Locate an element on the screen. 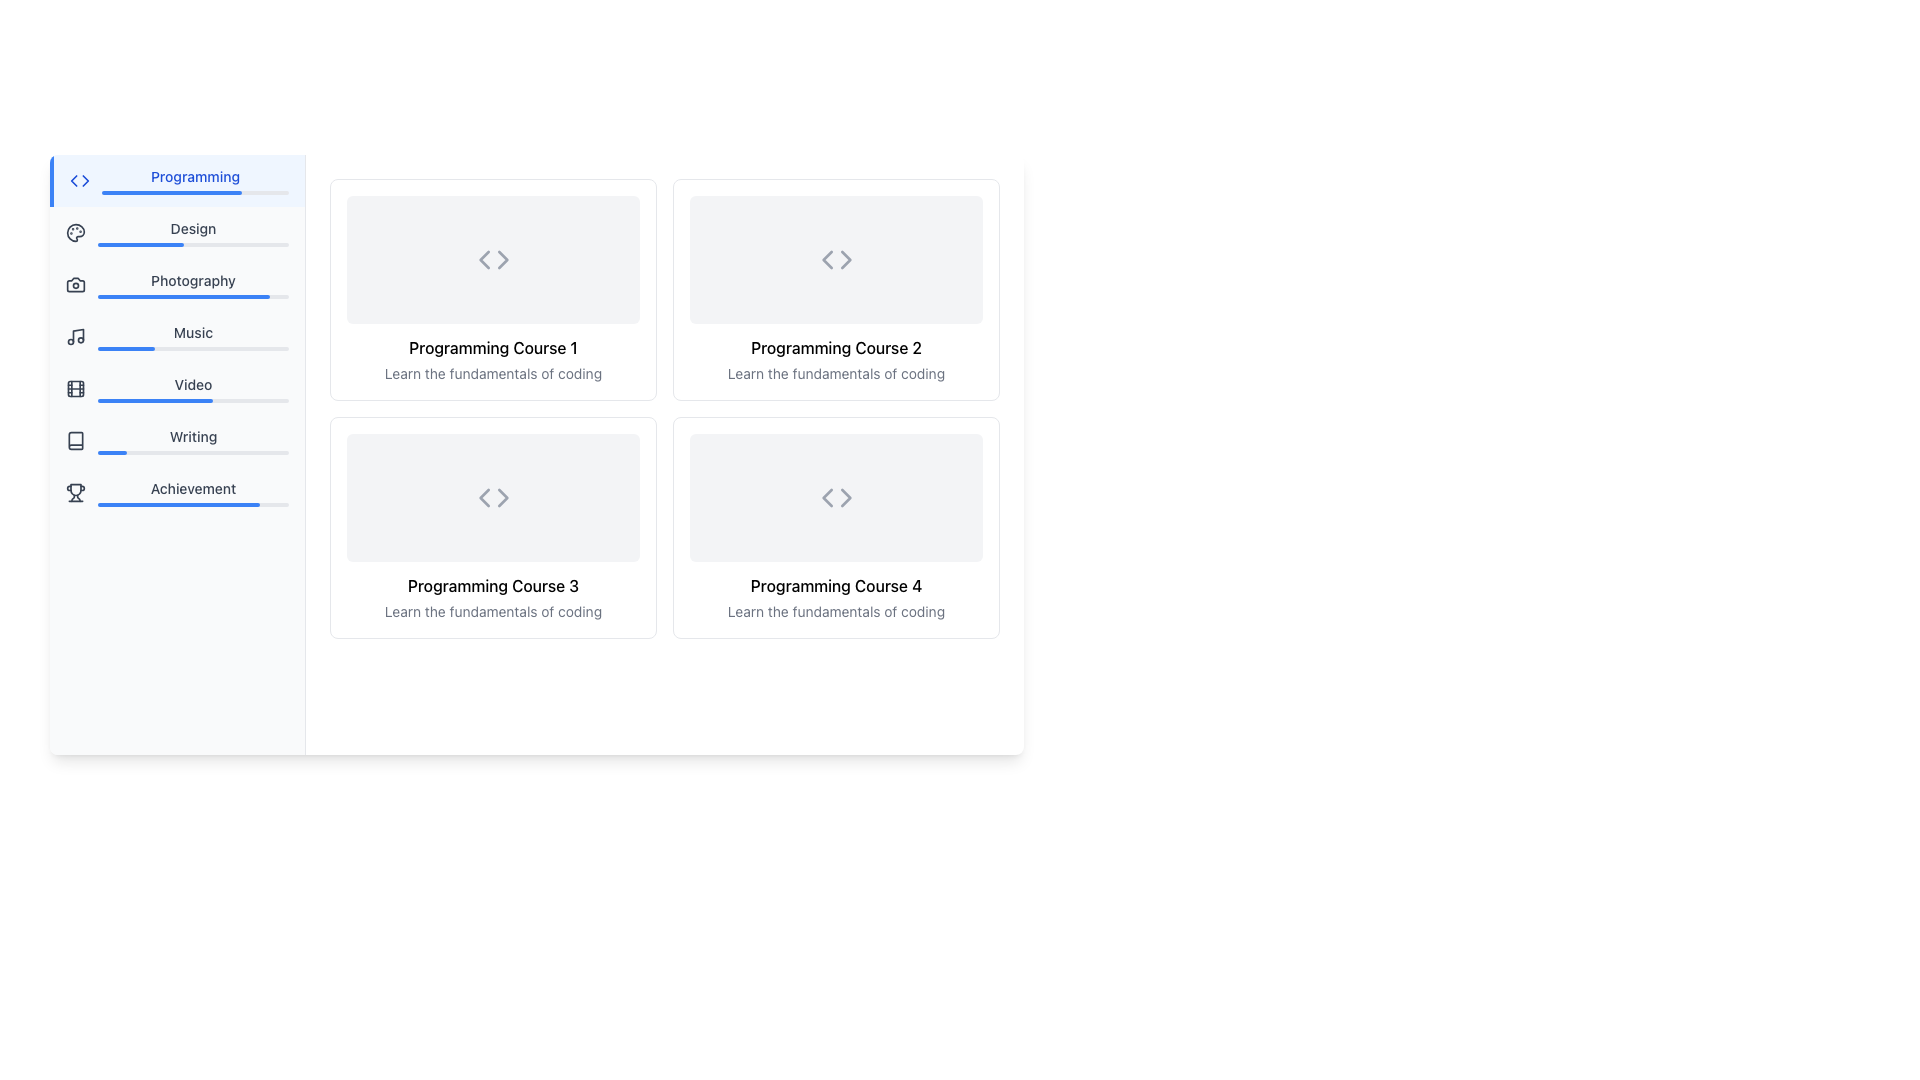 The width and height of the screenshot is (1920, 1080). the 'Music' navigation label located in the left sidebar, positioned below 'Photography' and above 'Video' is located at coordinates (193, 331).